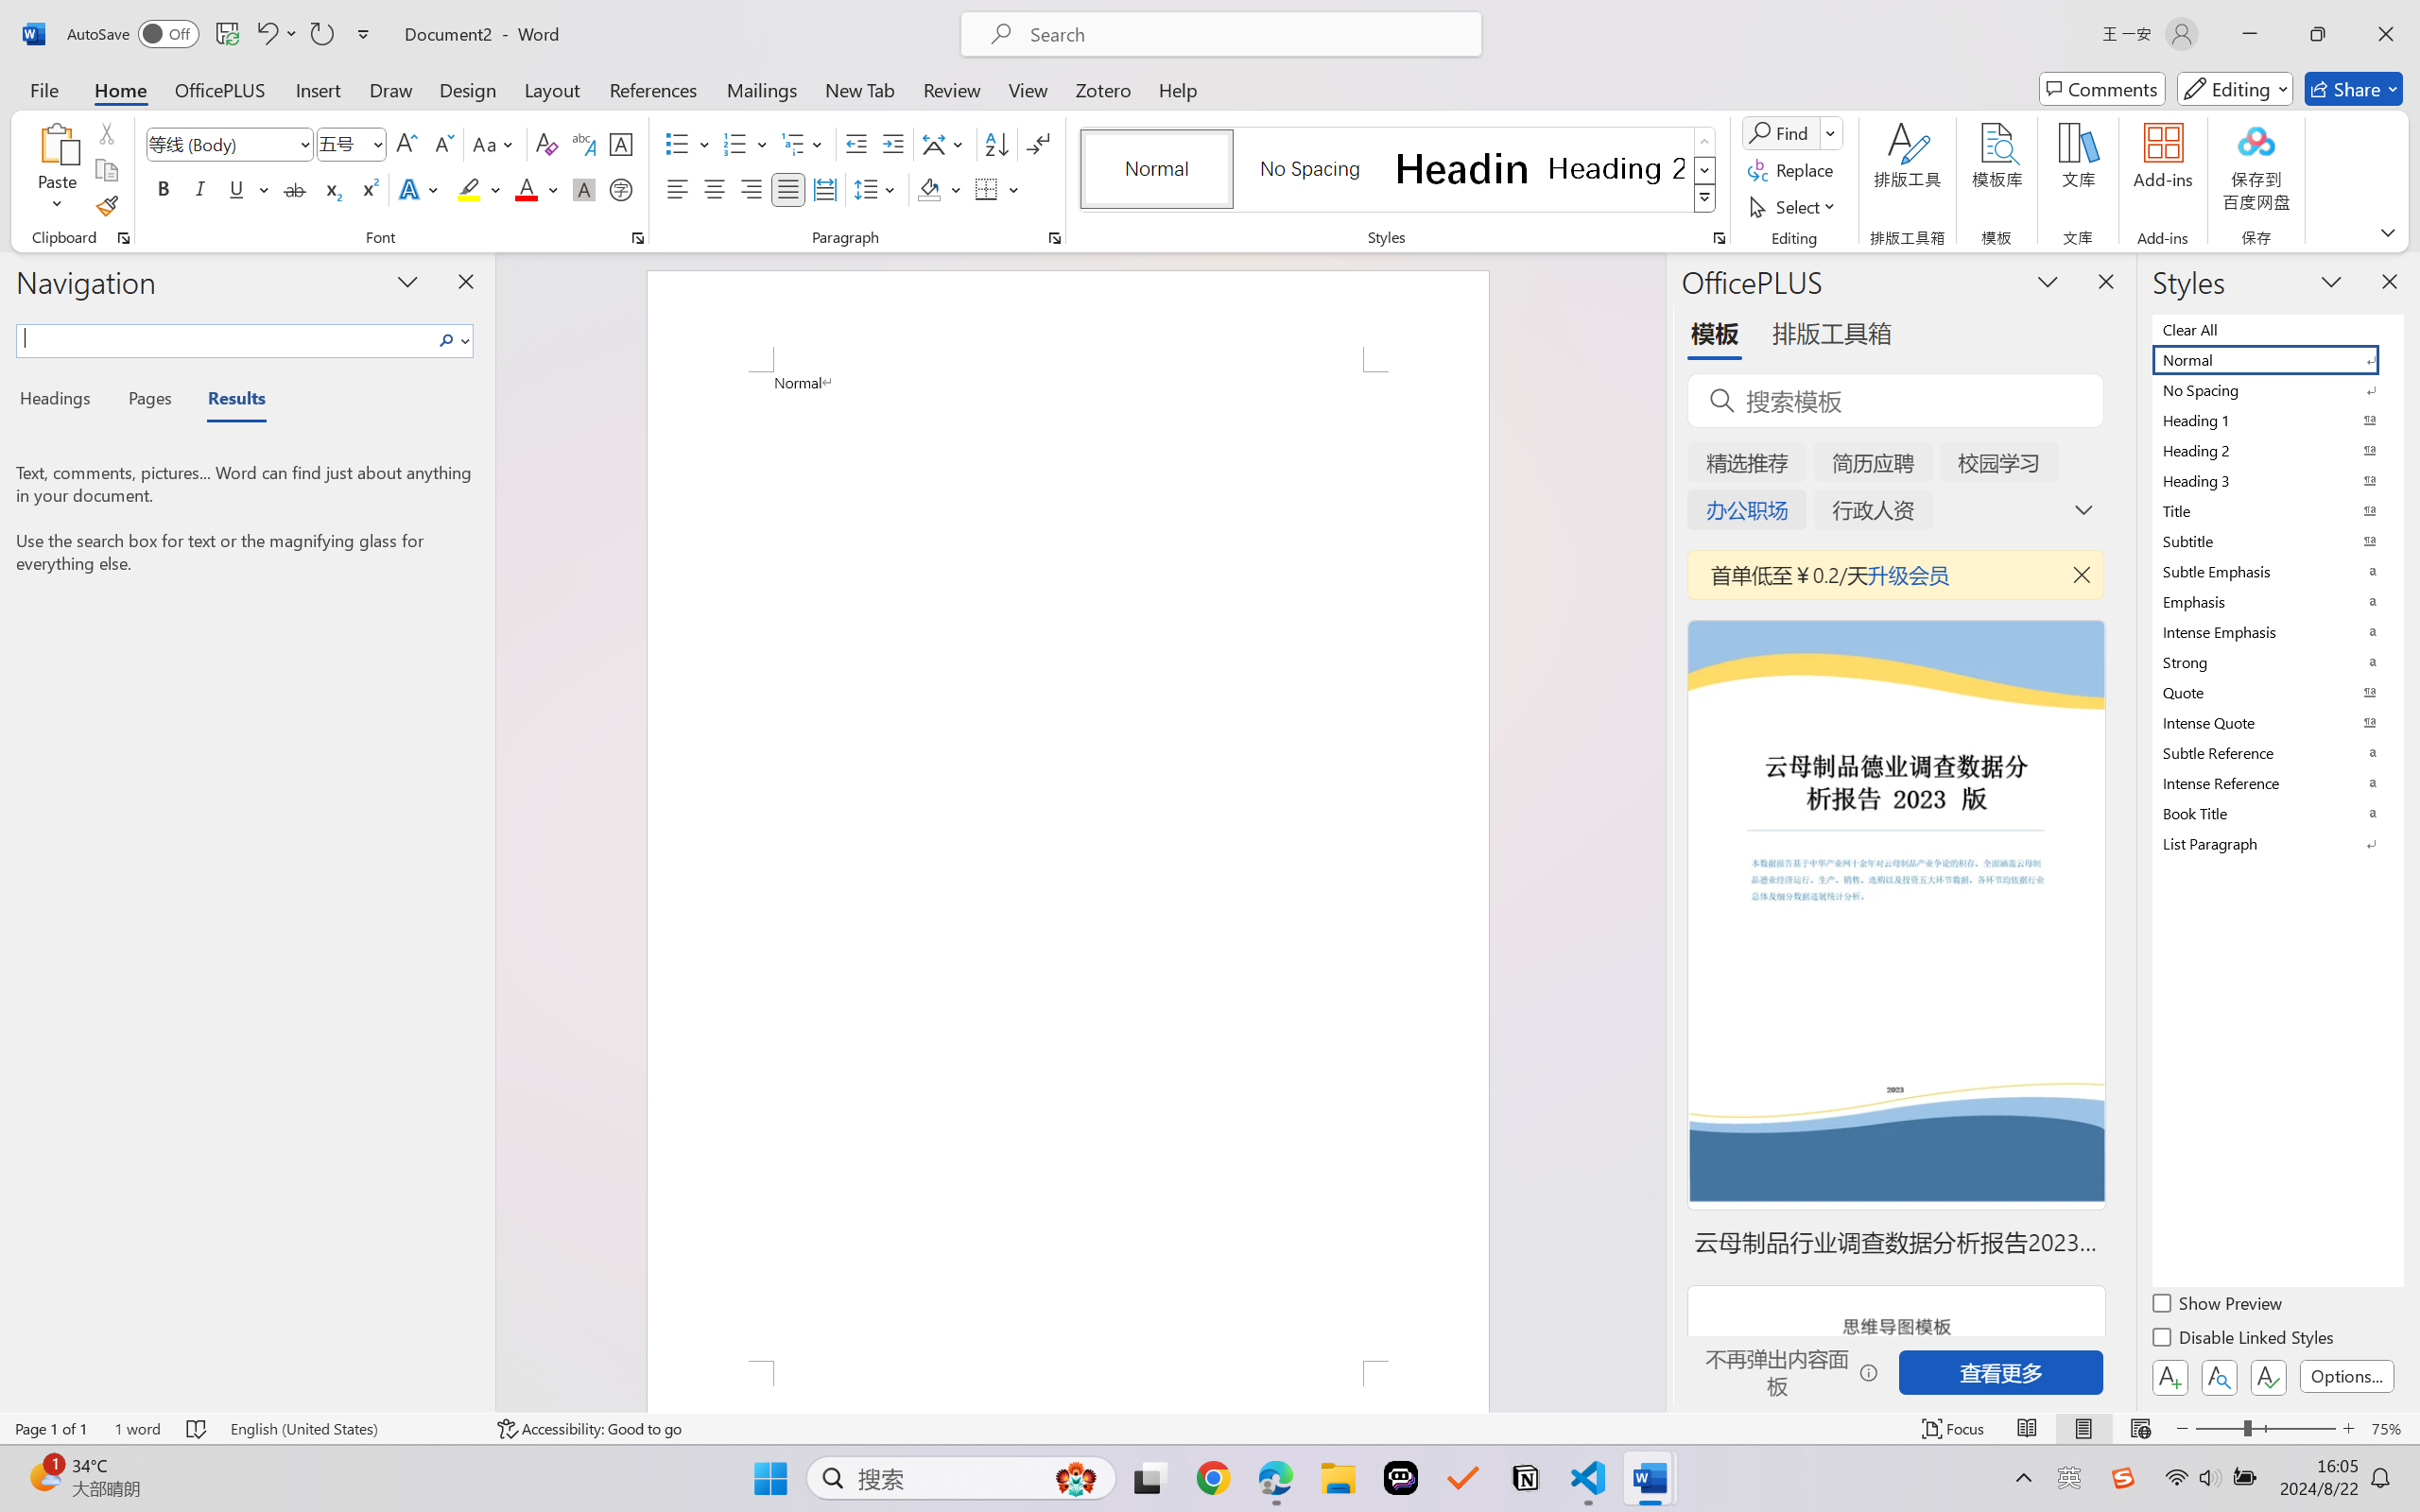 Image resolution: width=2420 pixels, height=1512 pixels. What do you see at coordinates (2275, 540) in the screenshot?
I see `'Subtitle'` at bounding box center [2275, 540].